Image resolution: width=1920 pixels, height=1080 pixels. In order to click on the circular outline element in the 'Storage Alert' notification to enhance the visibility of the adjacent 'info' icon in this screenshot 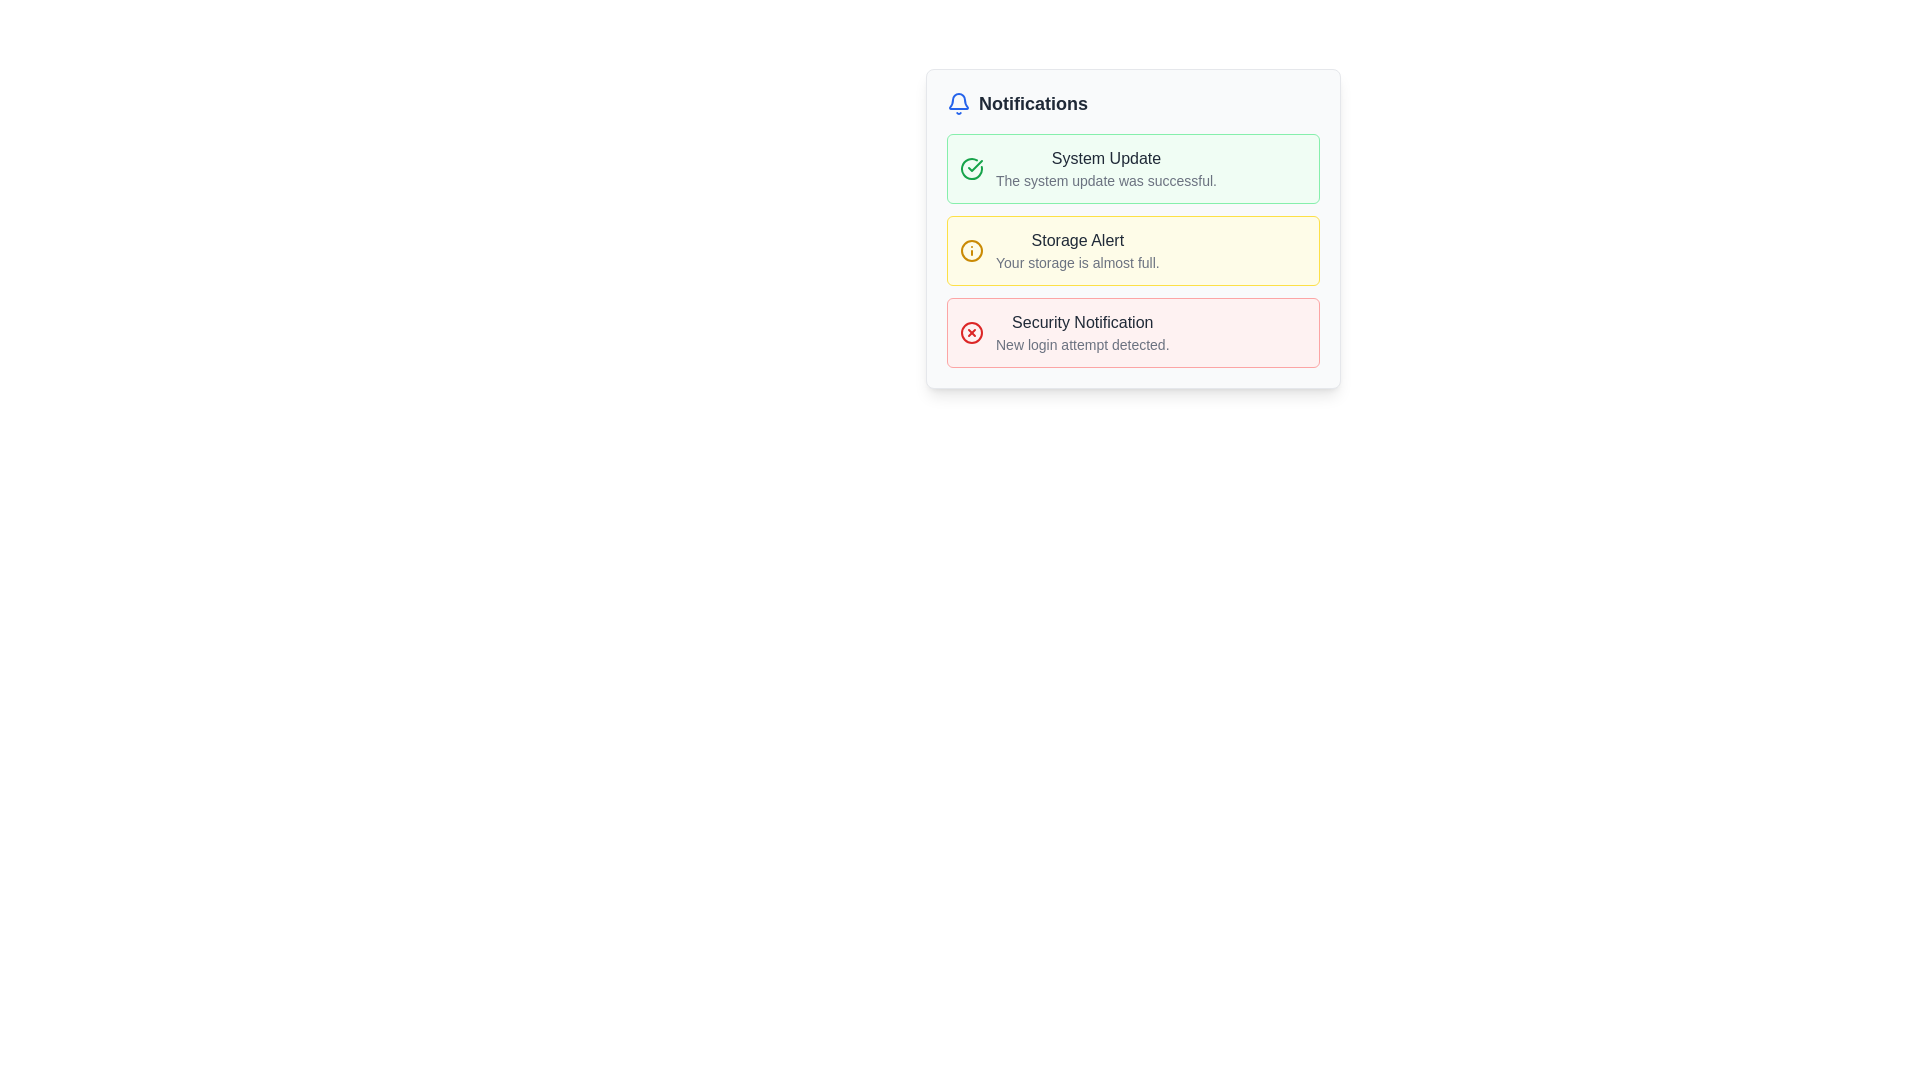, I will do `click(971, 249)`.